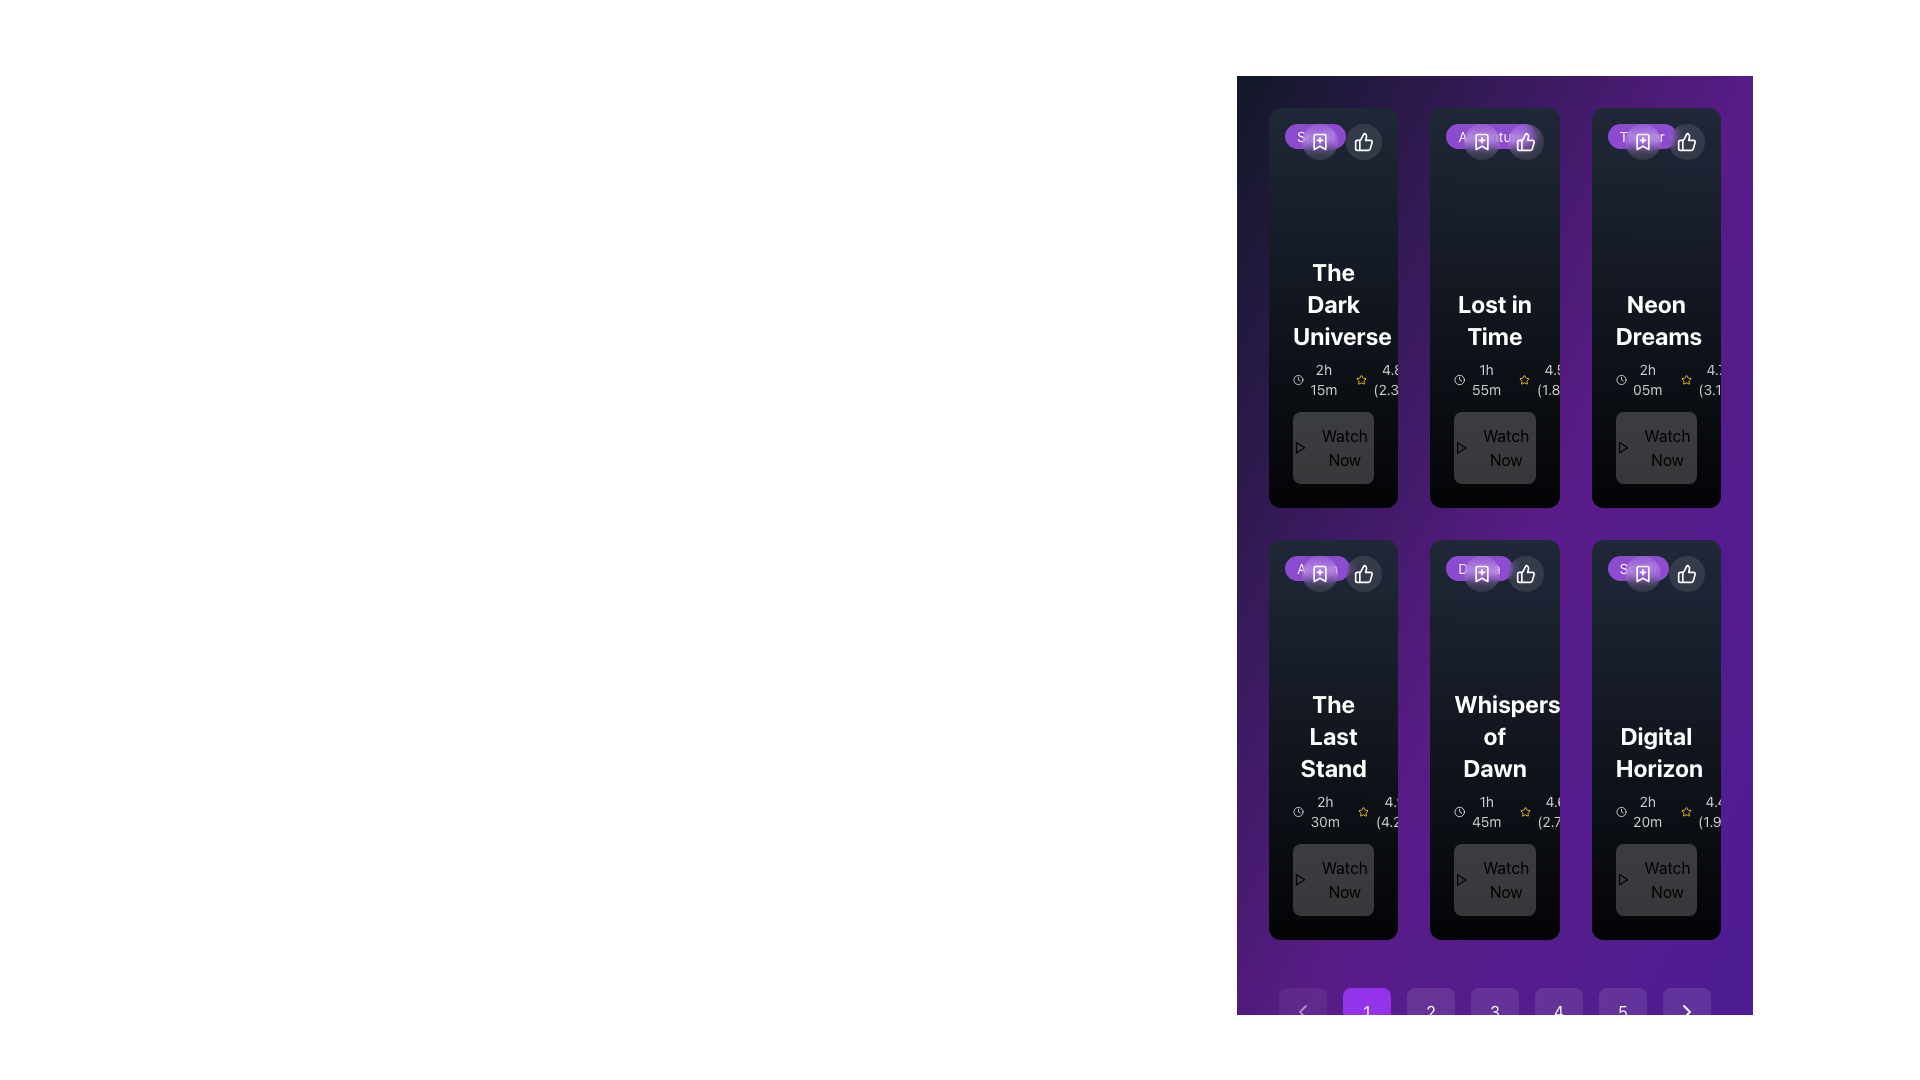  I want to click on the bookmark icon graphic within the circular button located at the top middle of the 'Lost in Time' card, which is styled in white against a purple background, so click(1481, 141).